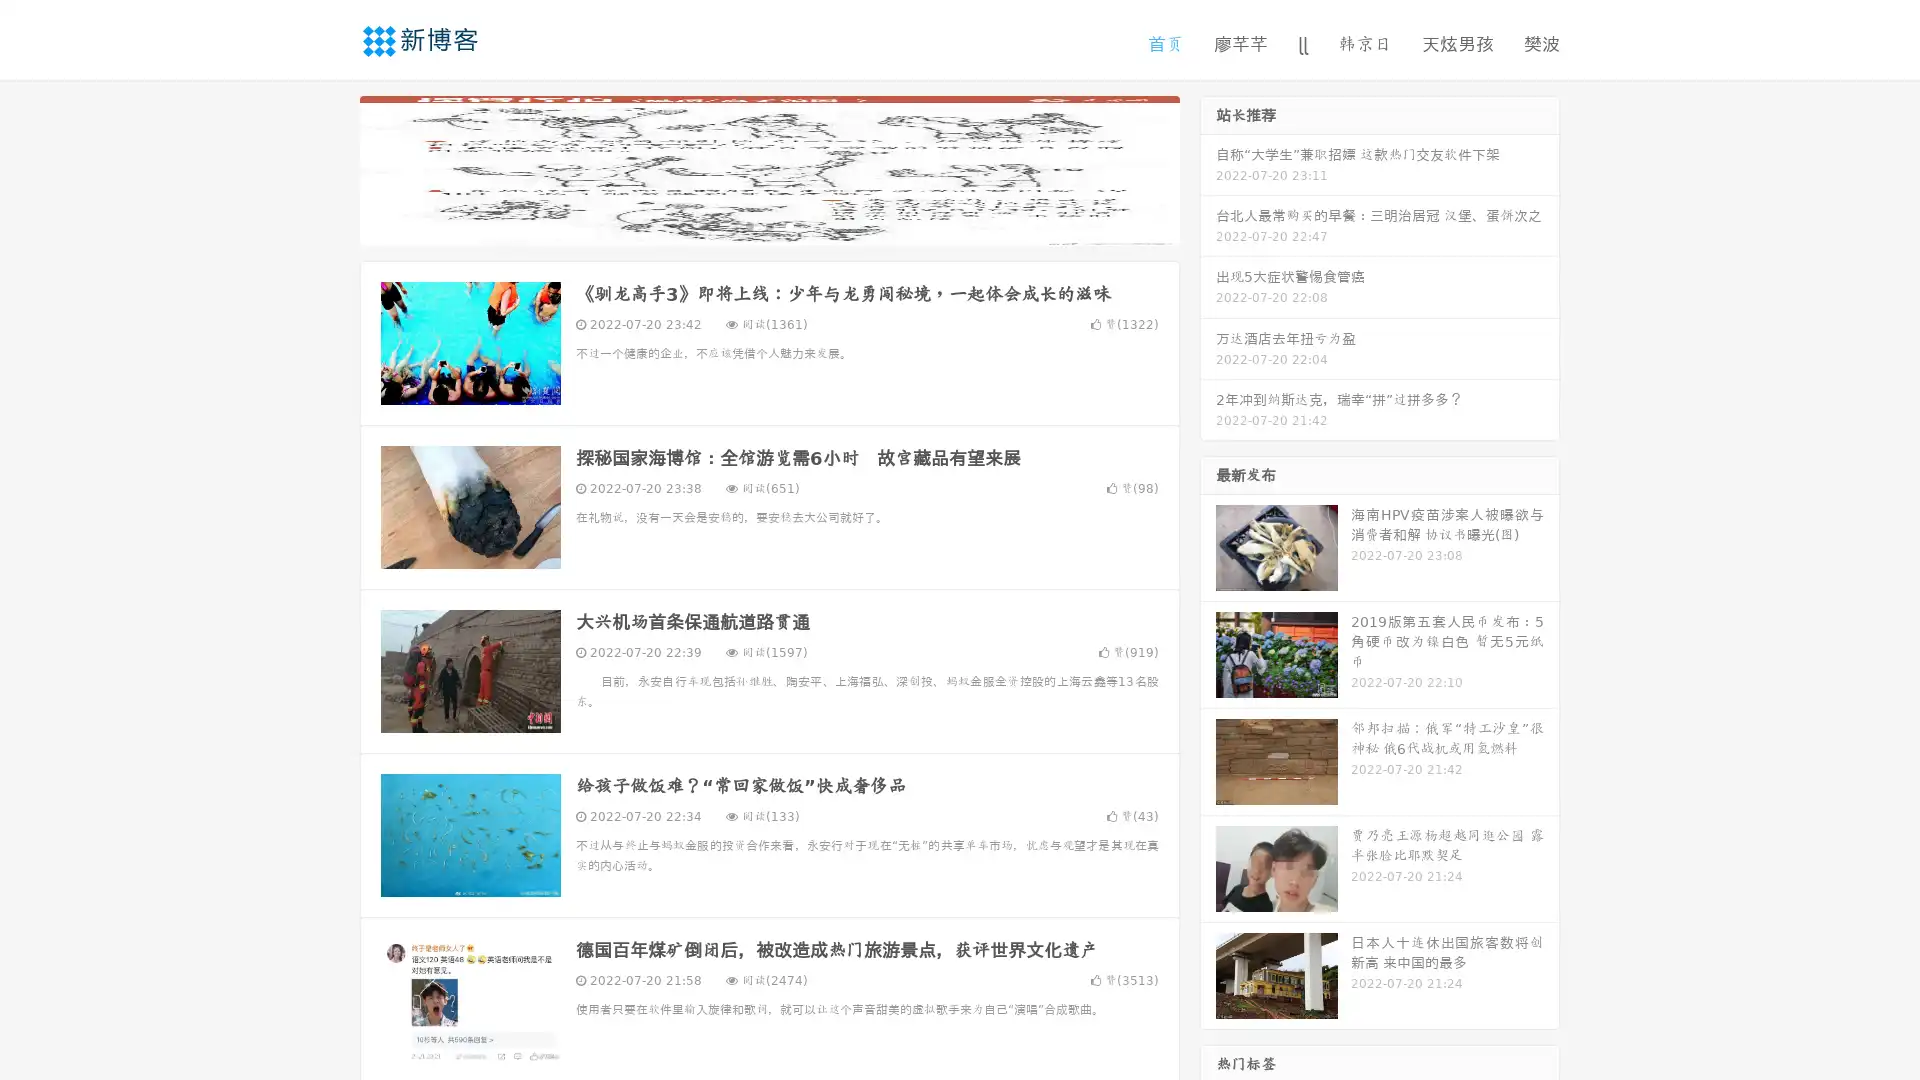  What do you see at coordinates (768, 225) in the screenshot?
I see `Go to slide 2` at bounding box center [768, 225].